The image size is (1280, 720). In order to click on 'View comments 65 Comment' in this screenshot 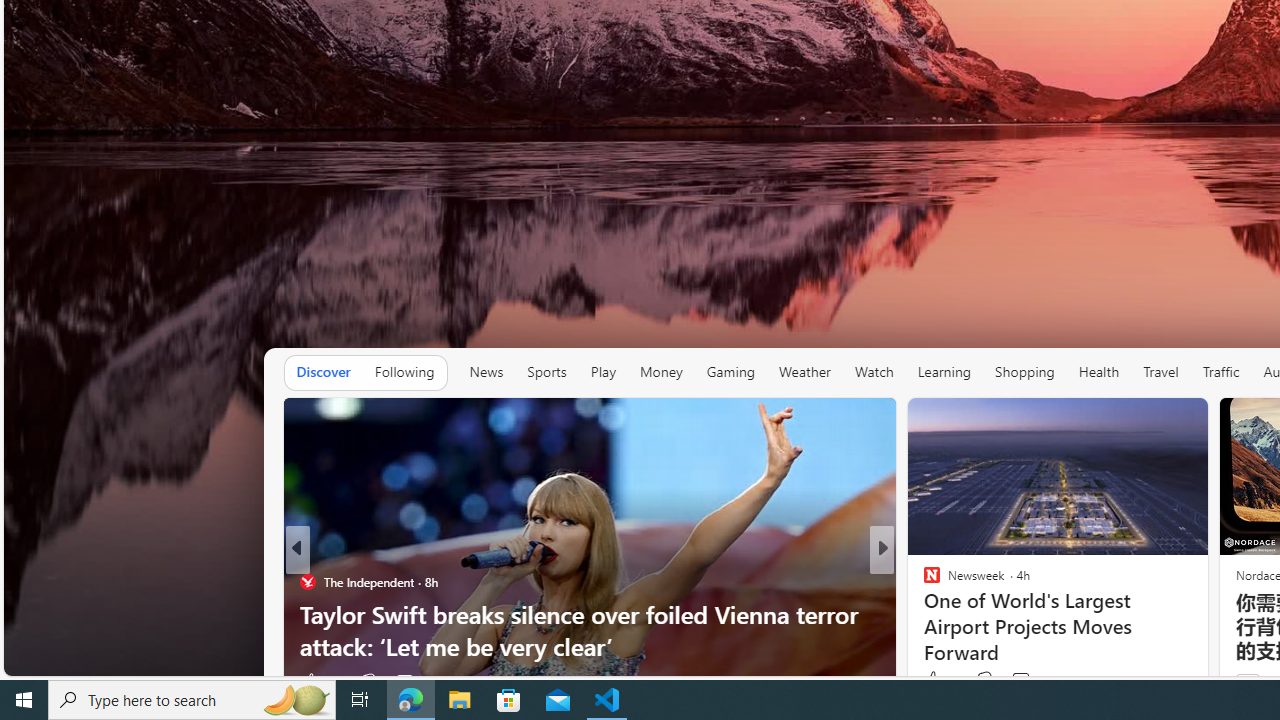, I will do `click(1029, 680)`.